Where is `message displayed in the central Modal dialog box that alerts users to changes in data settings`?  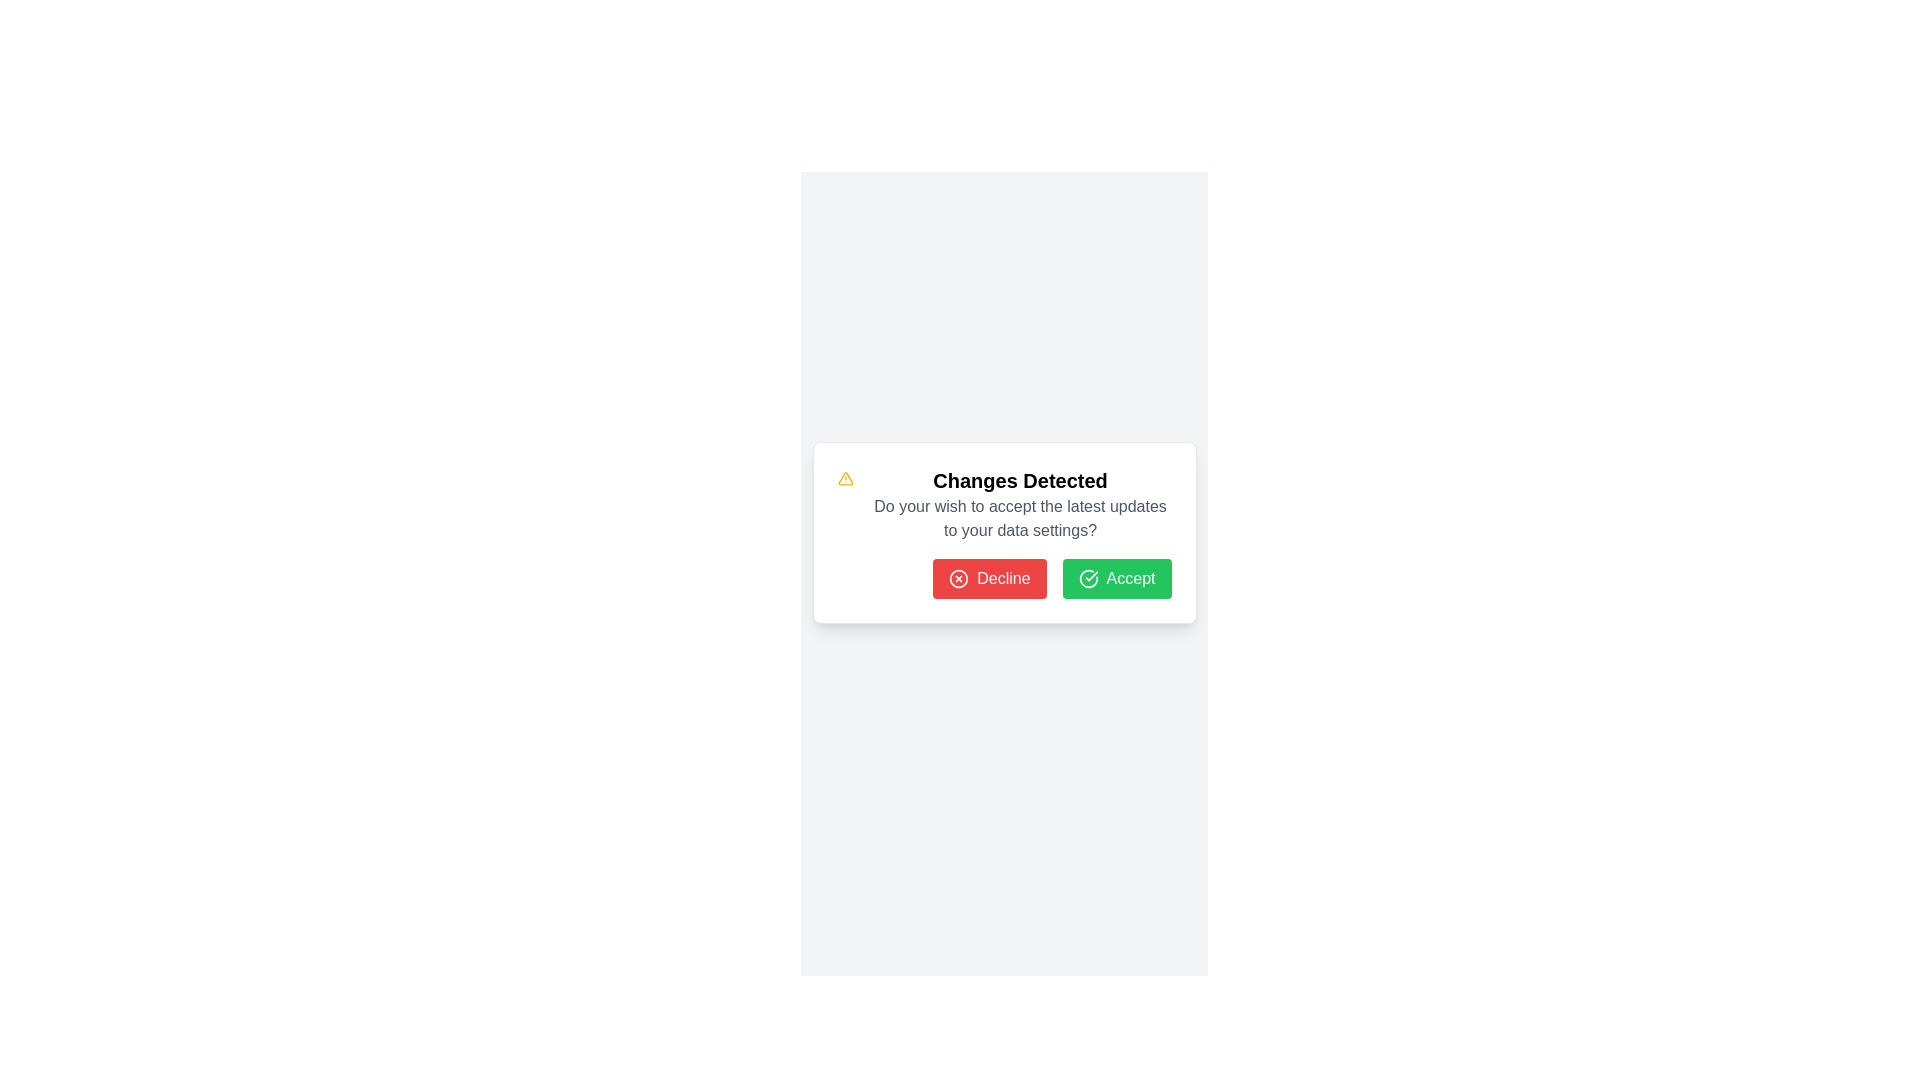 message displayed in the central Modal dialog box that alerts users to changes in data settings is located at coordinates (1004, 531).